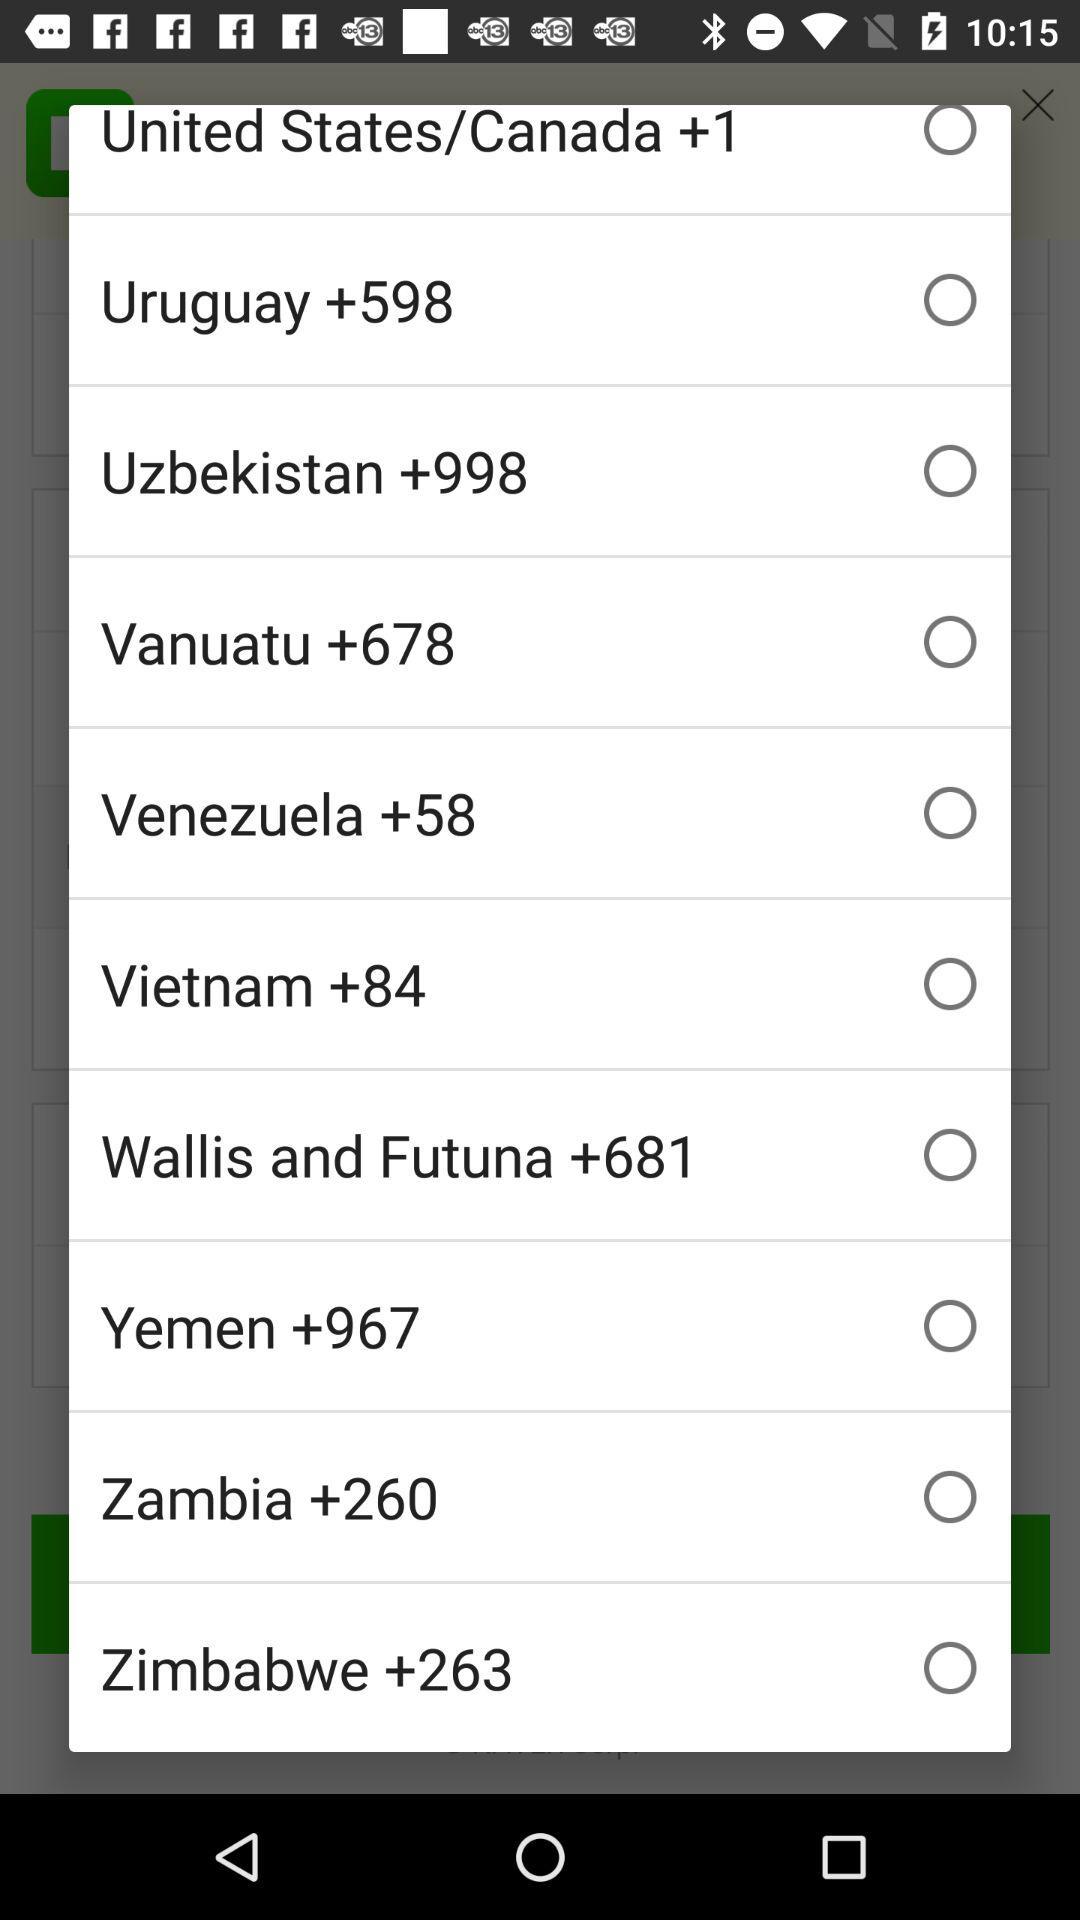 Image resolution: width=1080 pixels, height=1920 pixels. Describe the element at coordinates (540, 298) in the screenshot. I see `uruguay +598 icon` at that location.